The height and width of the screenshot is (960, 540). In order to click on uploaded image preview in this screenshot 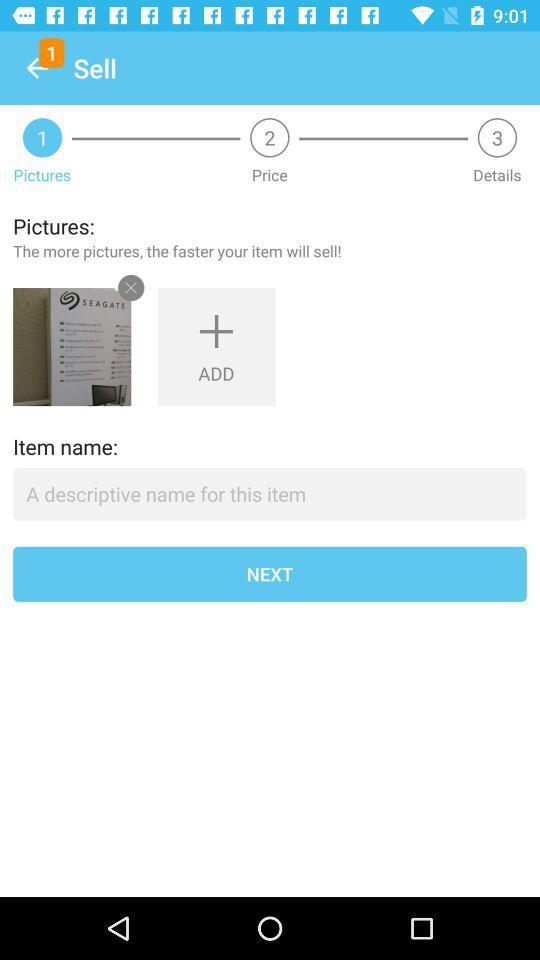, I will do `click(71, 347)`.